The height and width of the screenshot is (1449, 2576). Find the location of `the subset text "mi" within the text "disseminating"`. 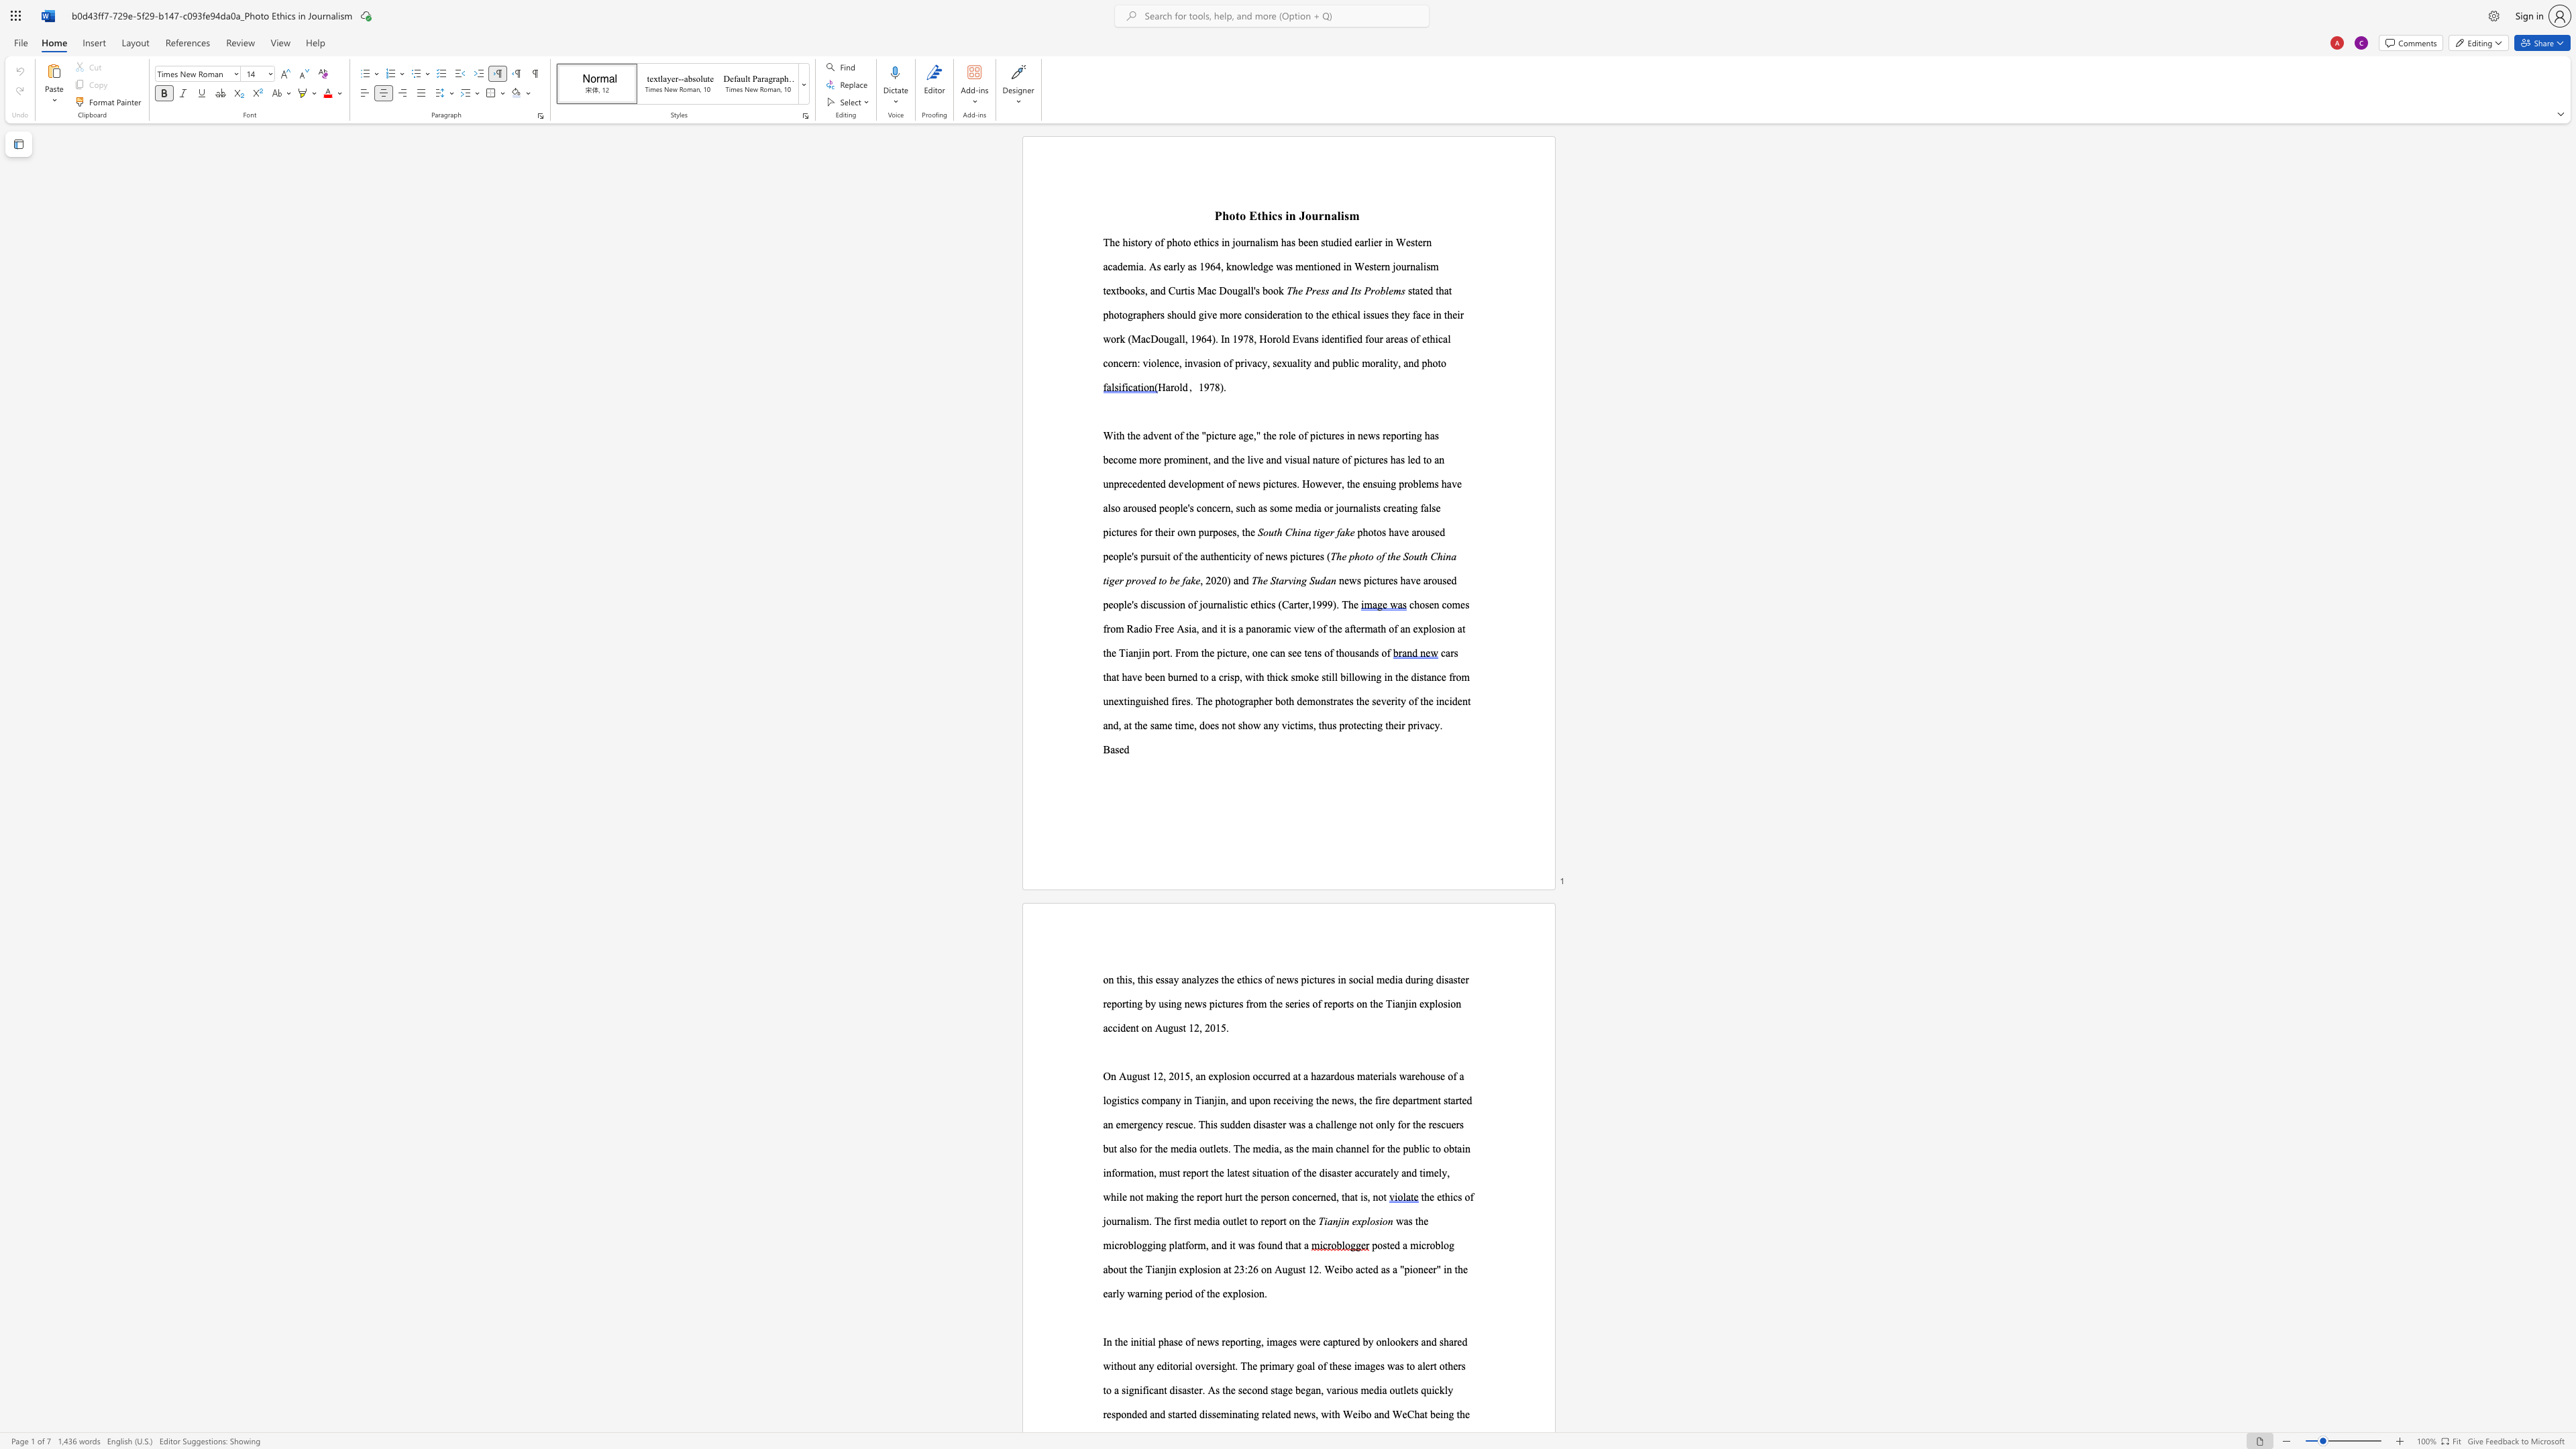

the subset text "mi" within the text "disseminating" is located at coordinates (1220, 1413).